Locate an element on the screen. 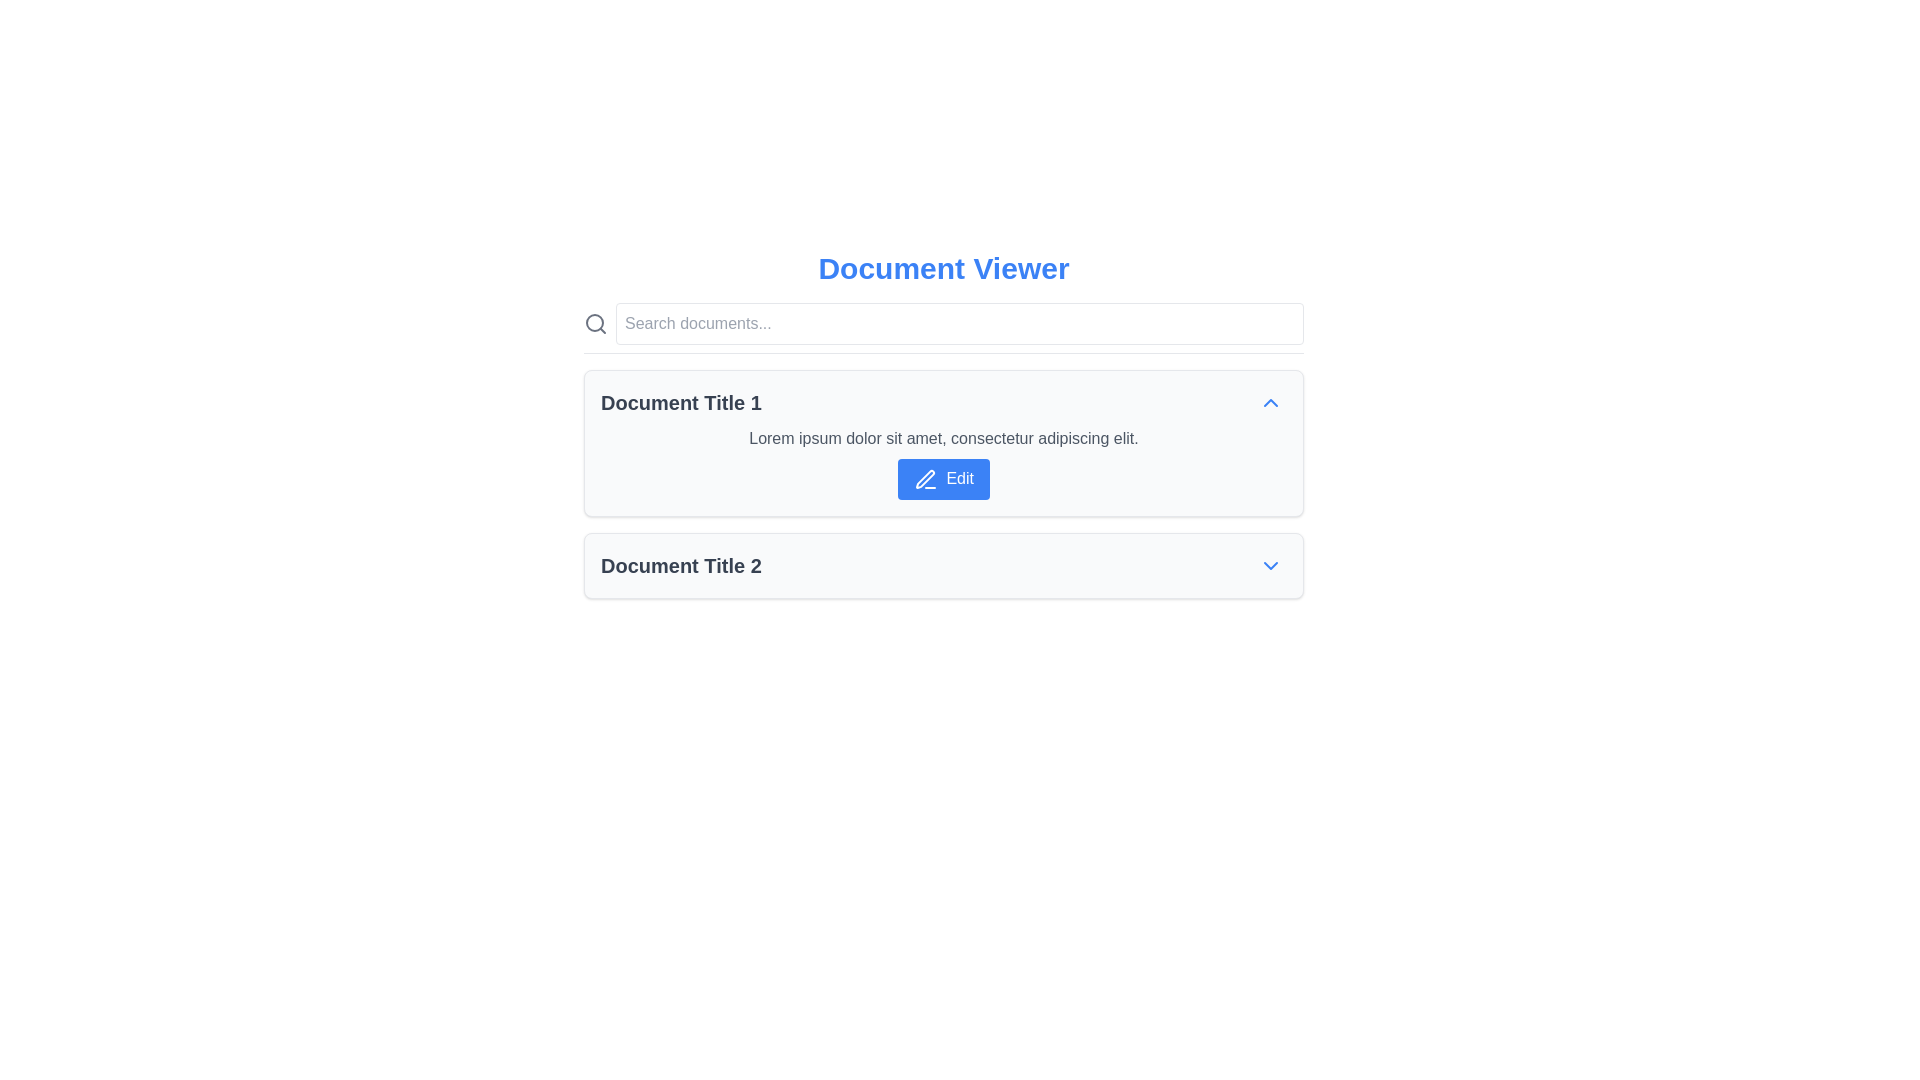 The width and height of the screenshot is (1920, 1080). the editing icon located within the blue 'Edit' button to the right of the text 'Lorem ipsum dolor sit amet, consectetur adipiscing elit.' under the heading 'Document Title 1' is located at coordinates (925, 479).